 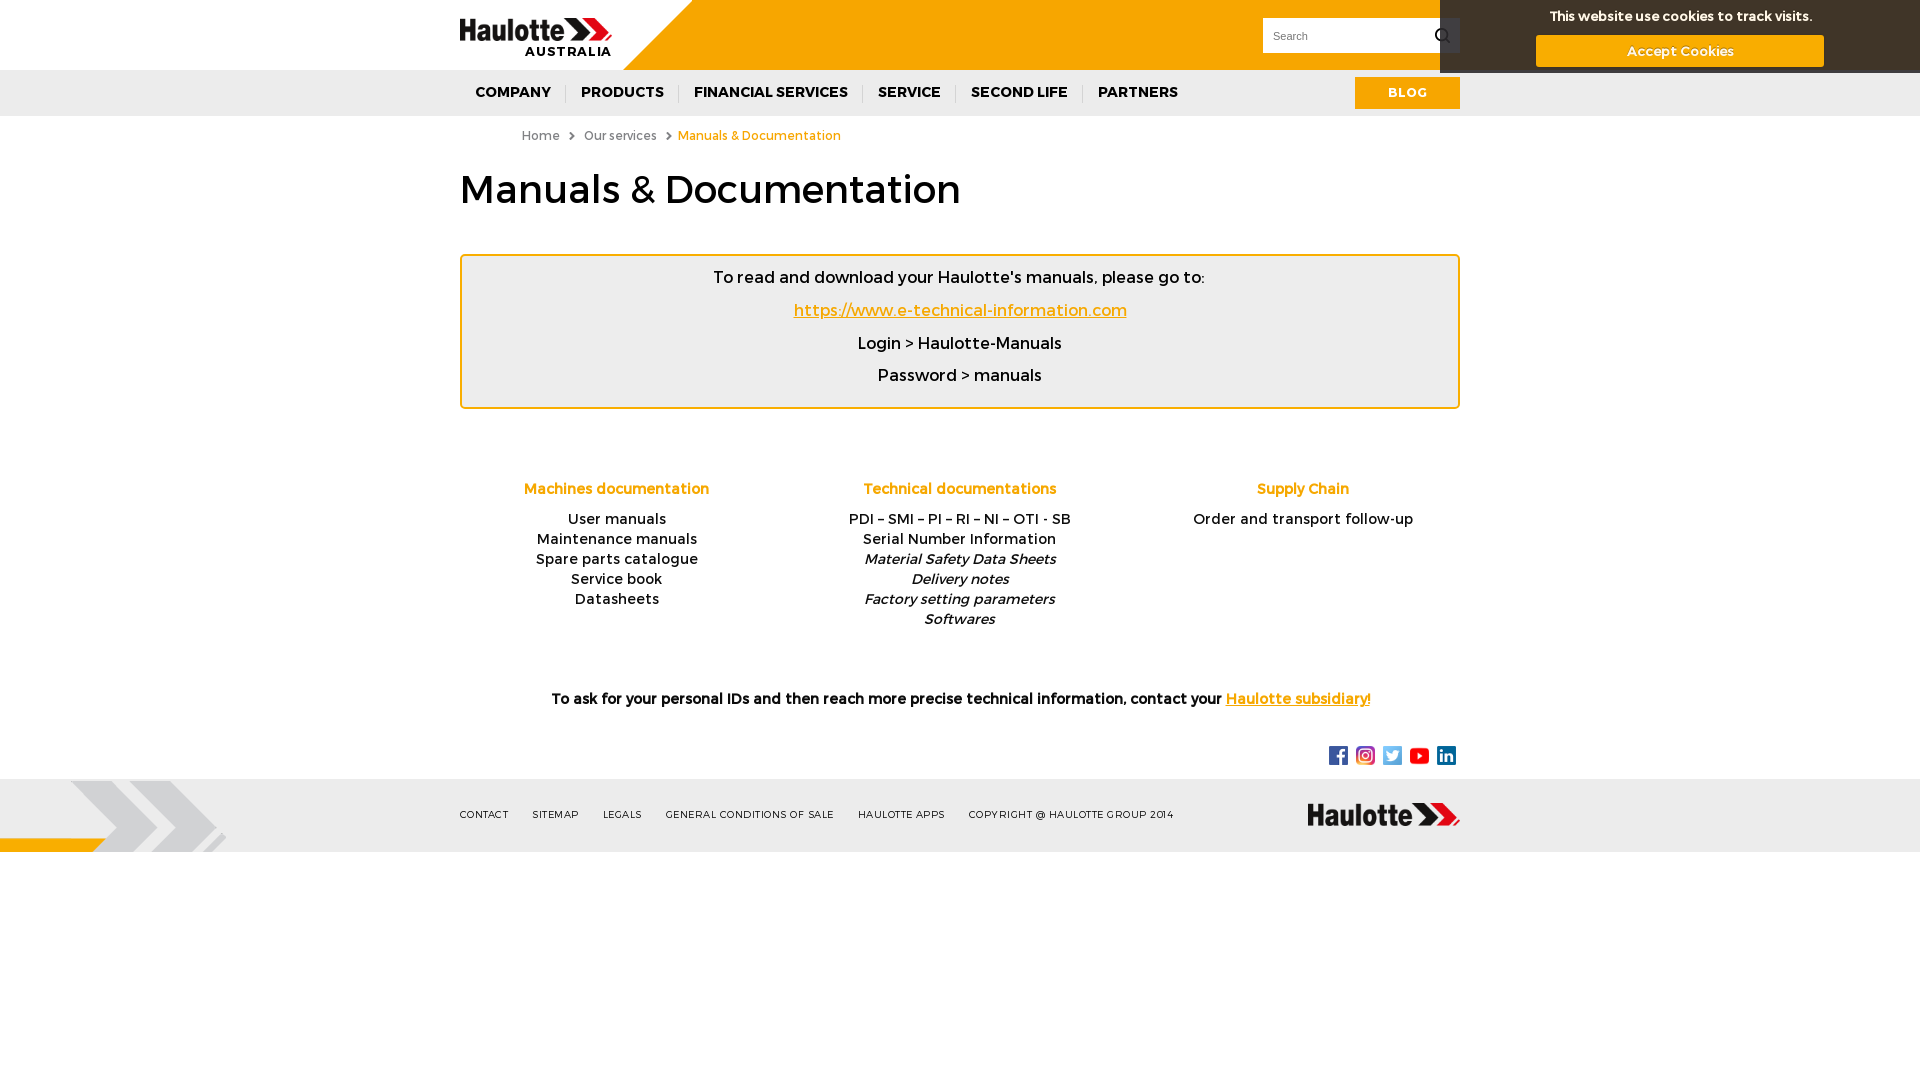 What do you see at coordinates (910, 814) in the screenshot?
I see `'HAULOTTE APPS'` at bounding box center [910, 814].